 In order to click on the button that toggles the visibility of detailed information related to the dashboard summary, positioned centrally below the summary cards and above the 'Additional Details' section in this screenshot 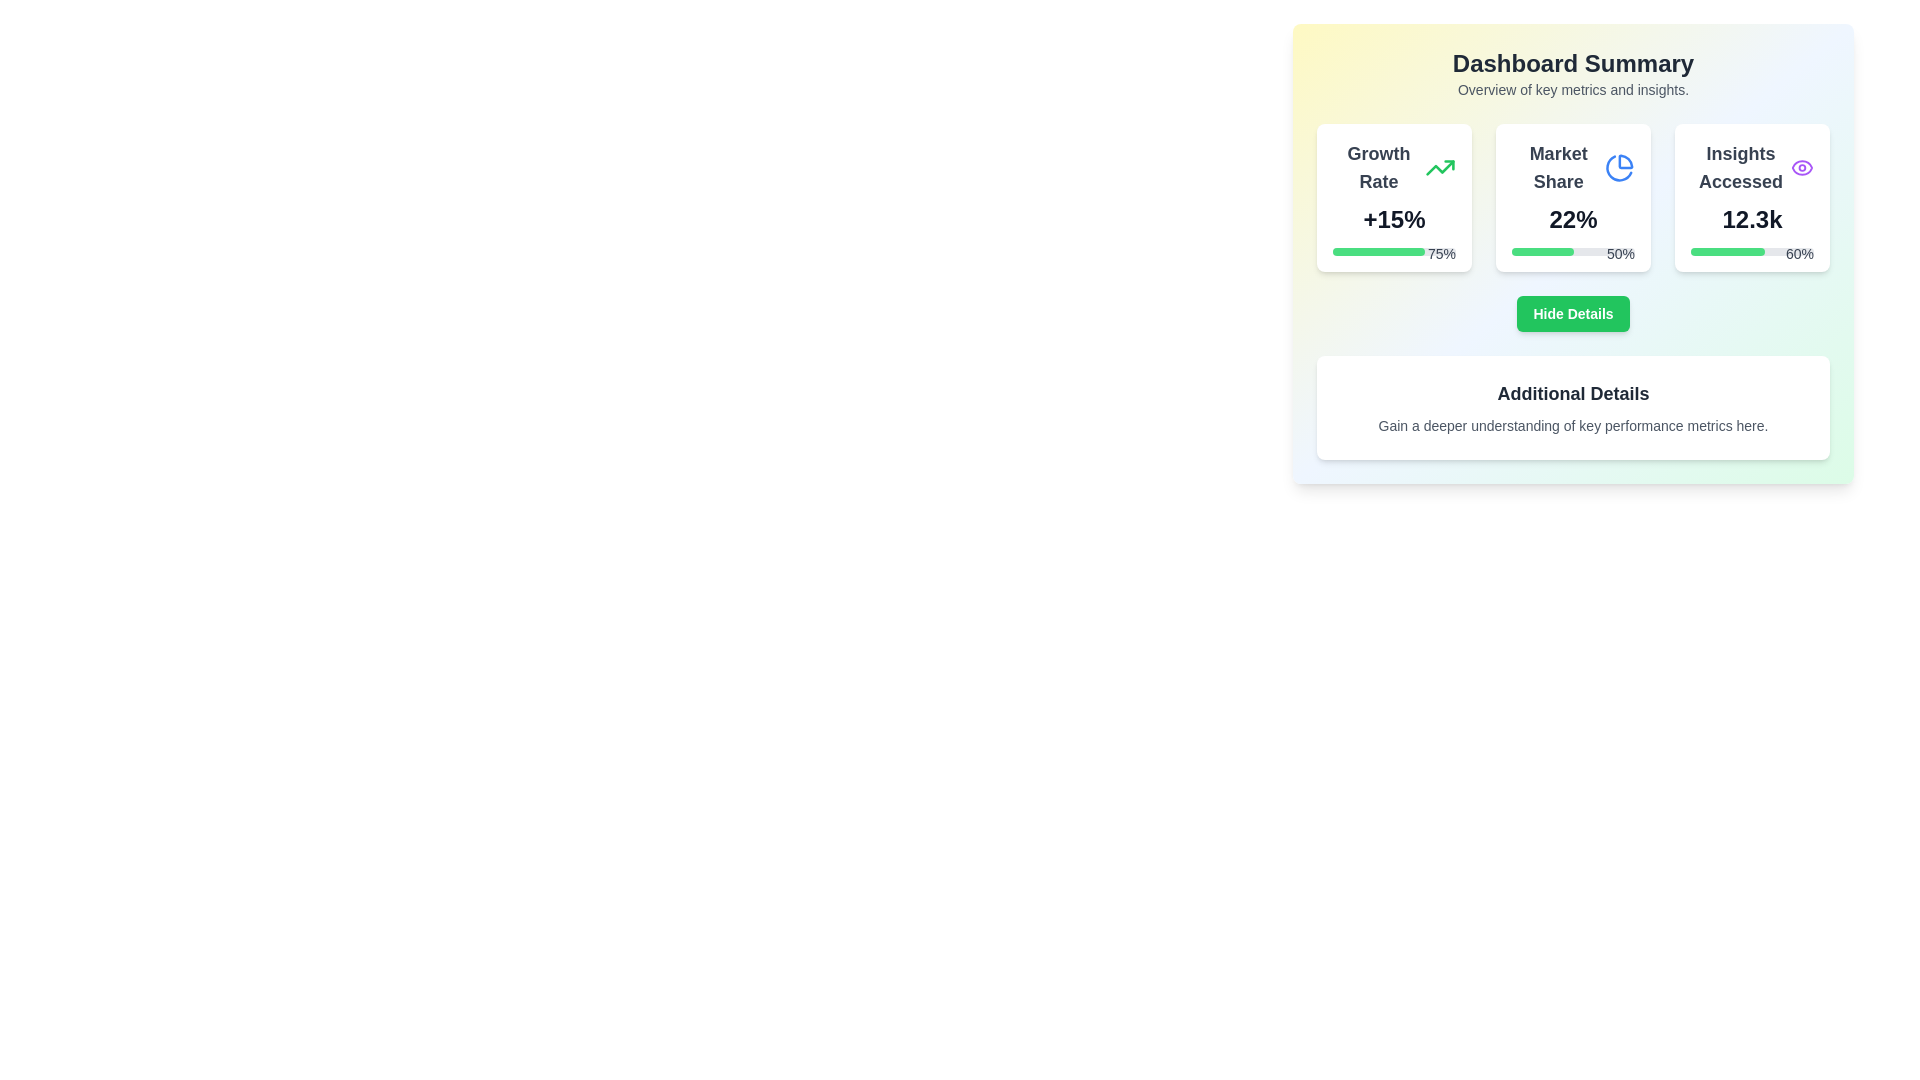, I will do `click(1572, 313)`.